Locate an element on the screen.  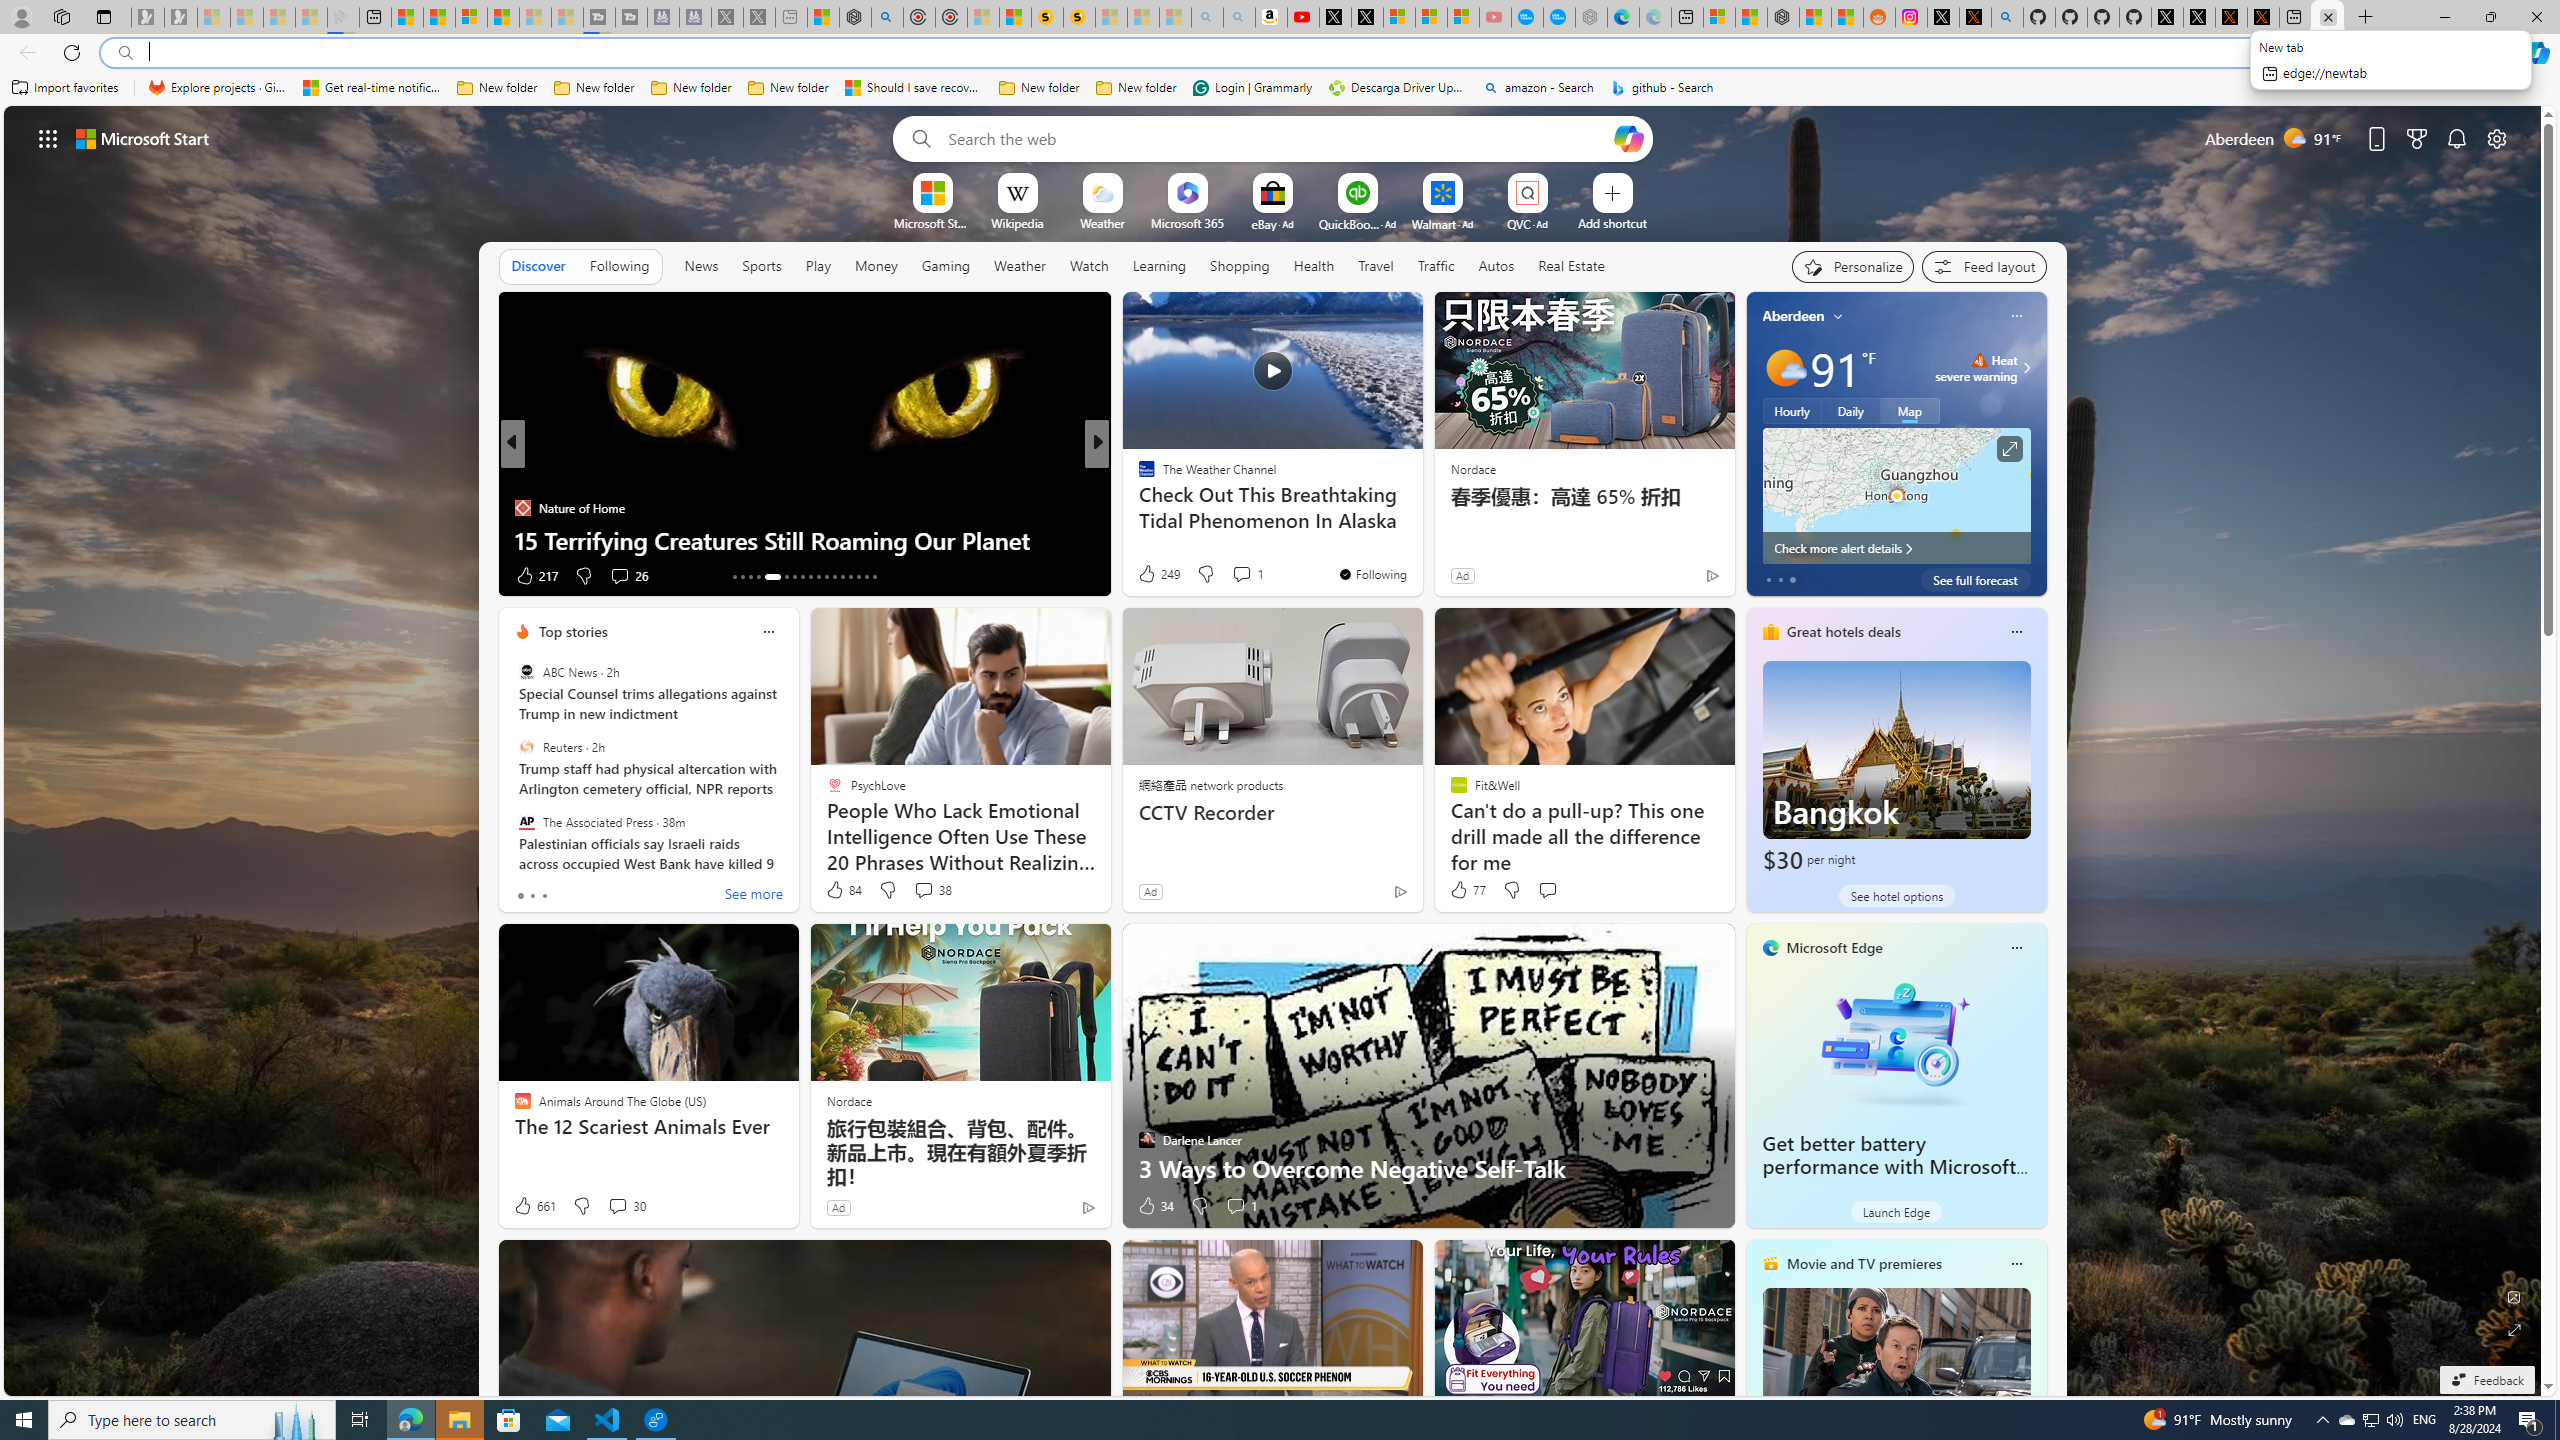
'Nordace - Nordace has arrived Hong Kong - Sleeping' is located at coordinates (1590, 16).